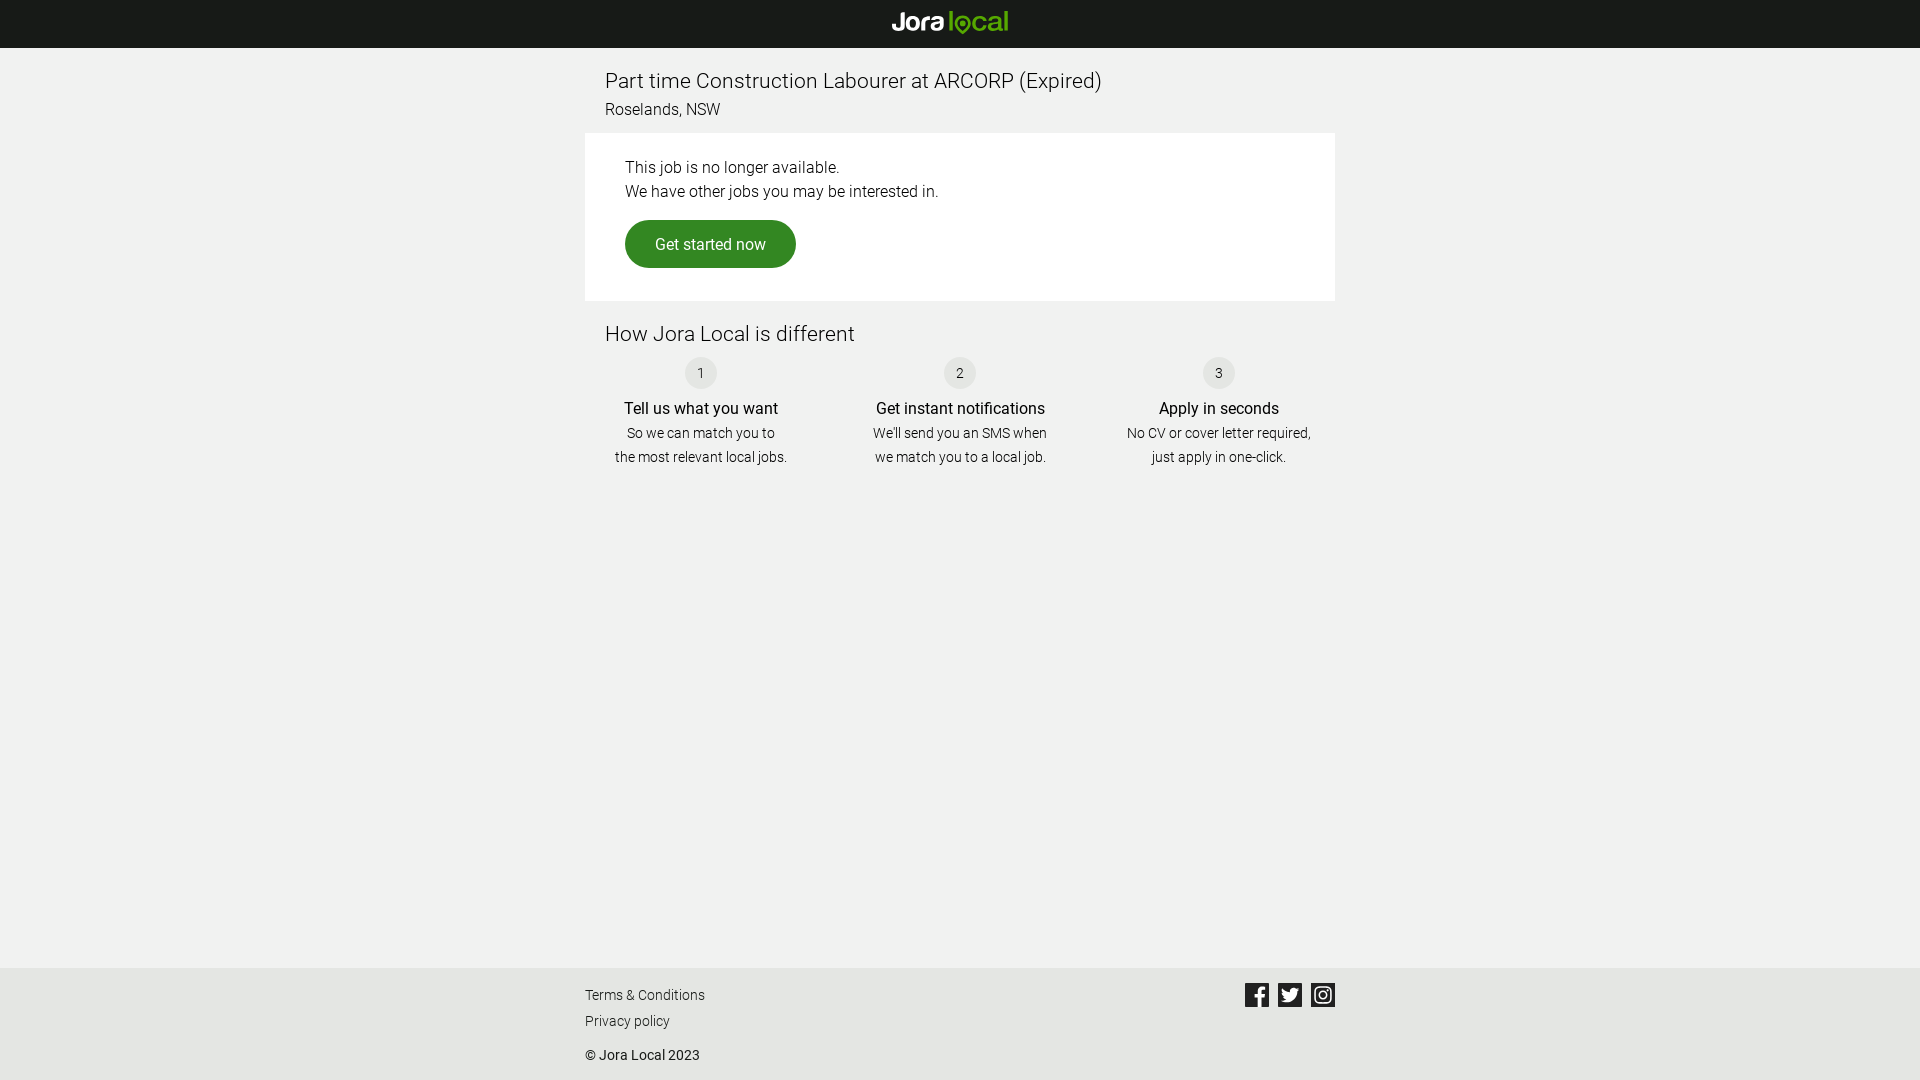  Describe the element at coordinates (1290, 995) in the screenshot. I see `'Twitter'` at that location.